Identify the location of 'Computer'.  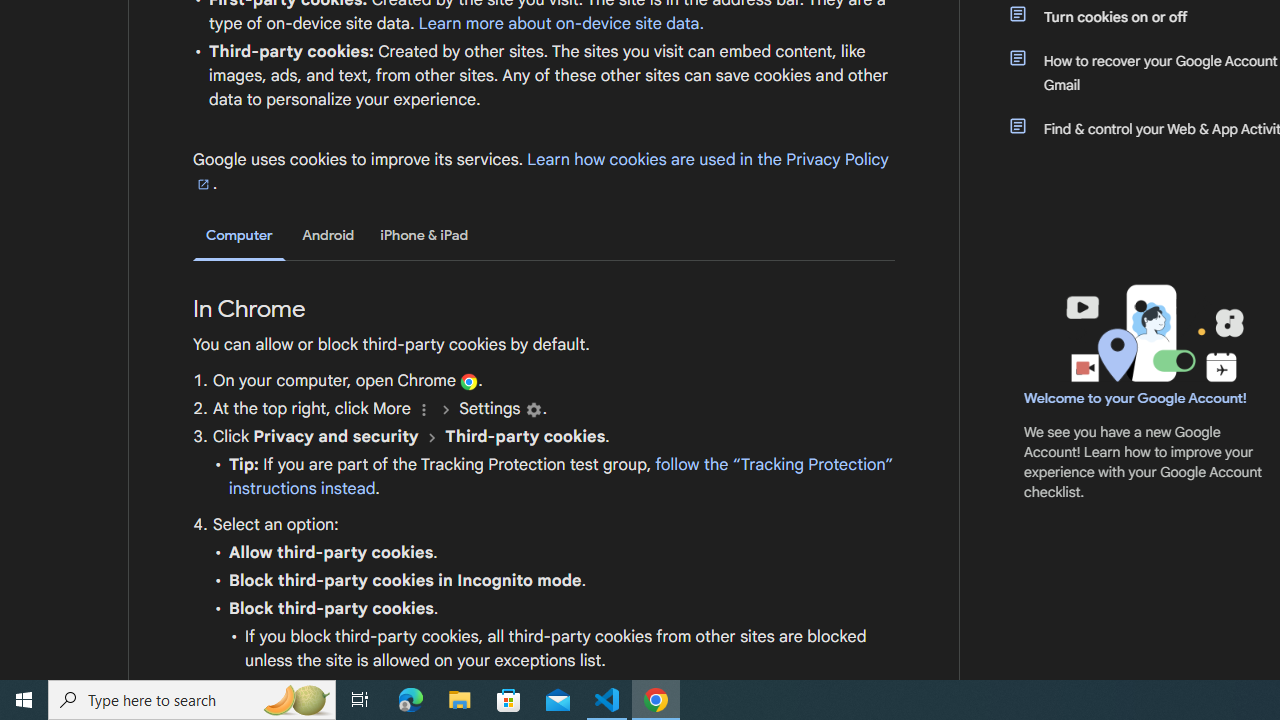
(239, 235).